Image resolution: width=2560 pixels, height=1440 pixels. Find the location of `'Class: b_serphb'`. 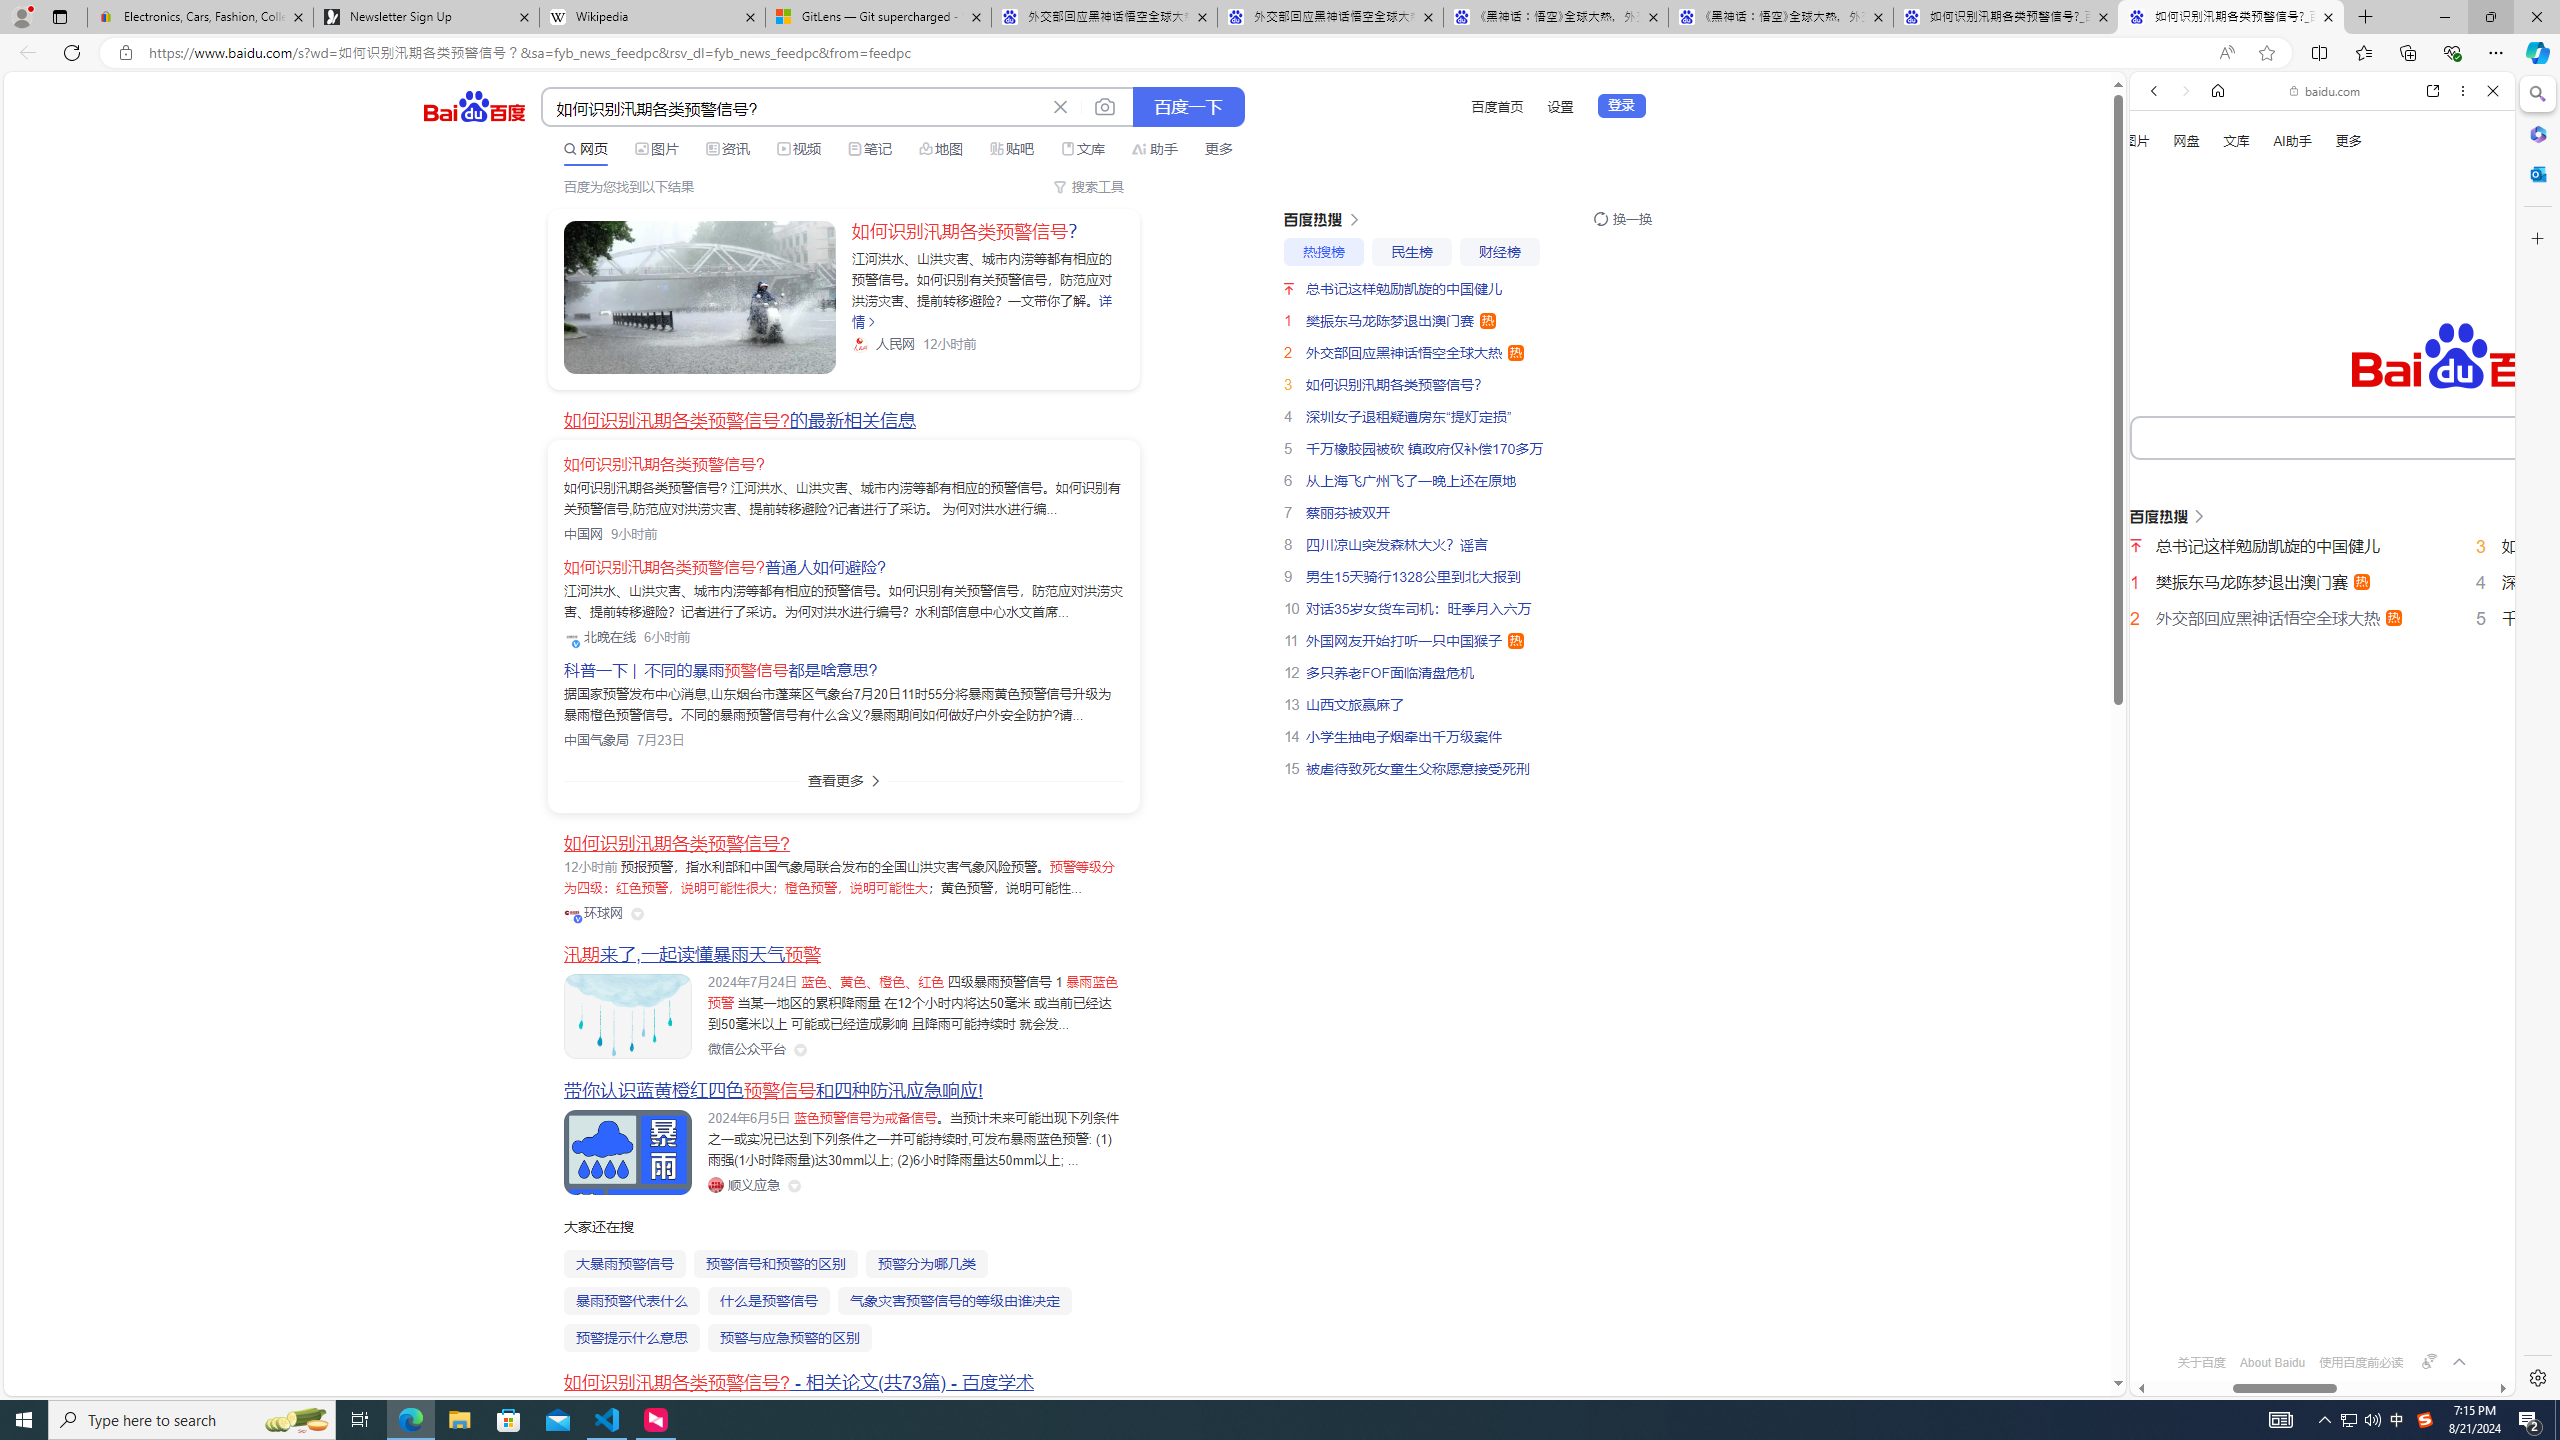

'Class: b_serphb' is located at coordinates (2470, 338).